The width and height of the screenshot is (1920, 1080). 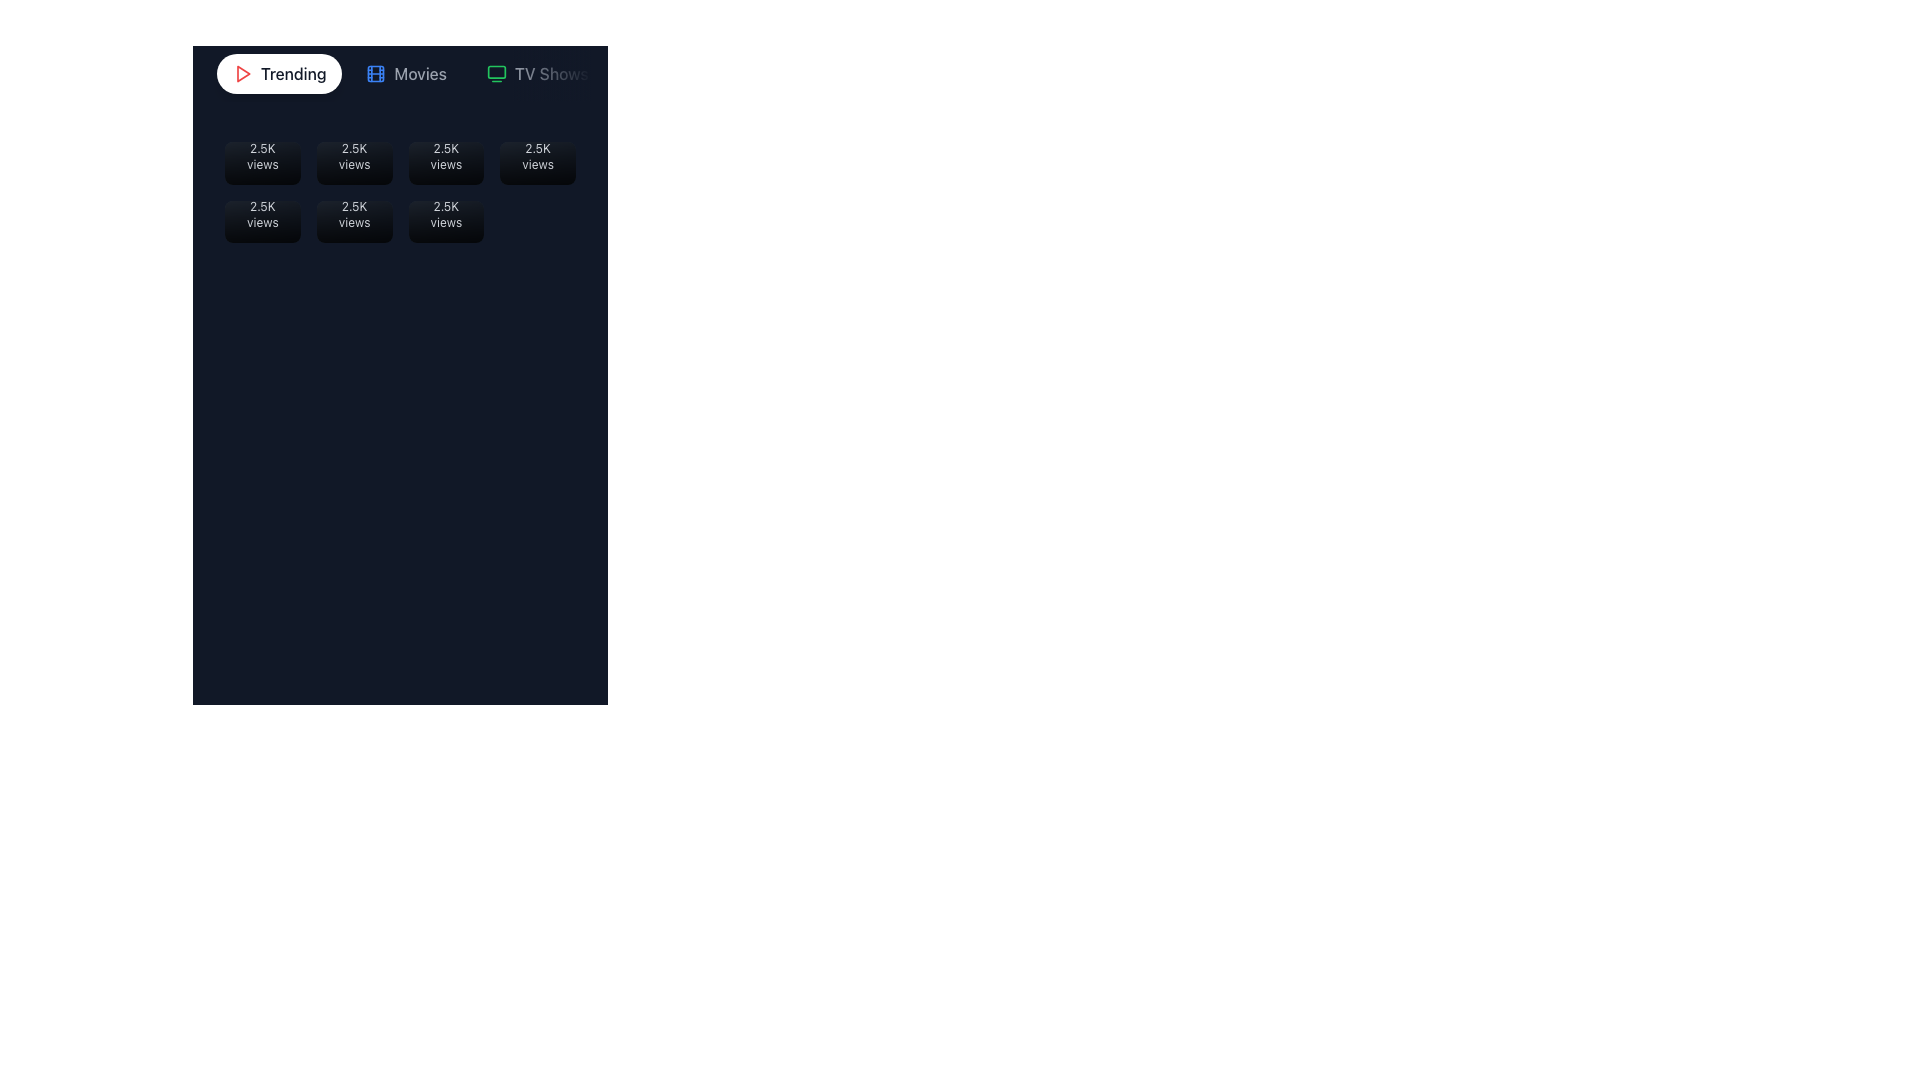 I want to click on the informational label that displays video content details, including its title and view count, located in the second row and third column of the grid layout, so click(x=445, y=205).